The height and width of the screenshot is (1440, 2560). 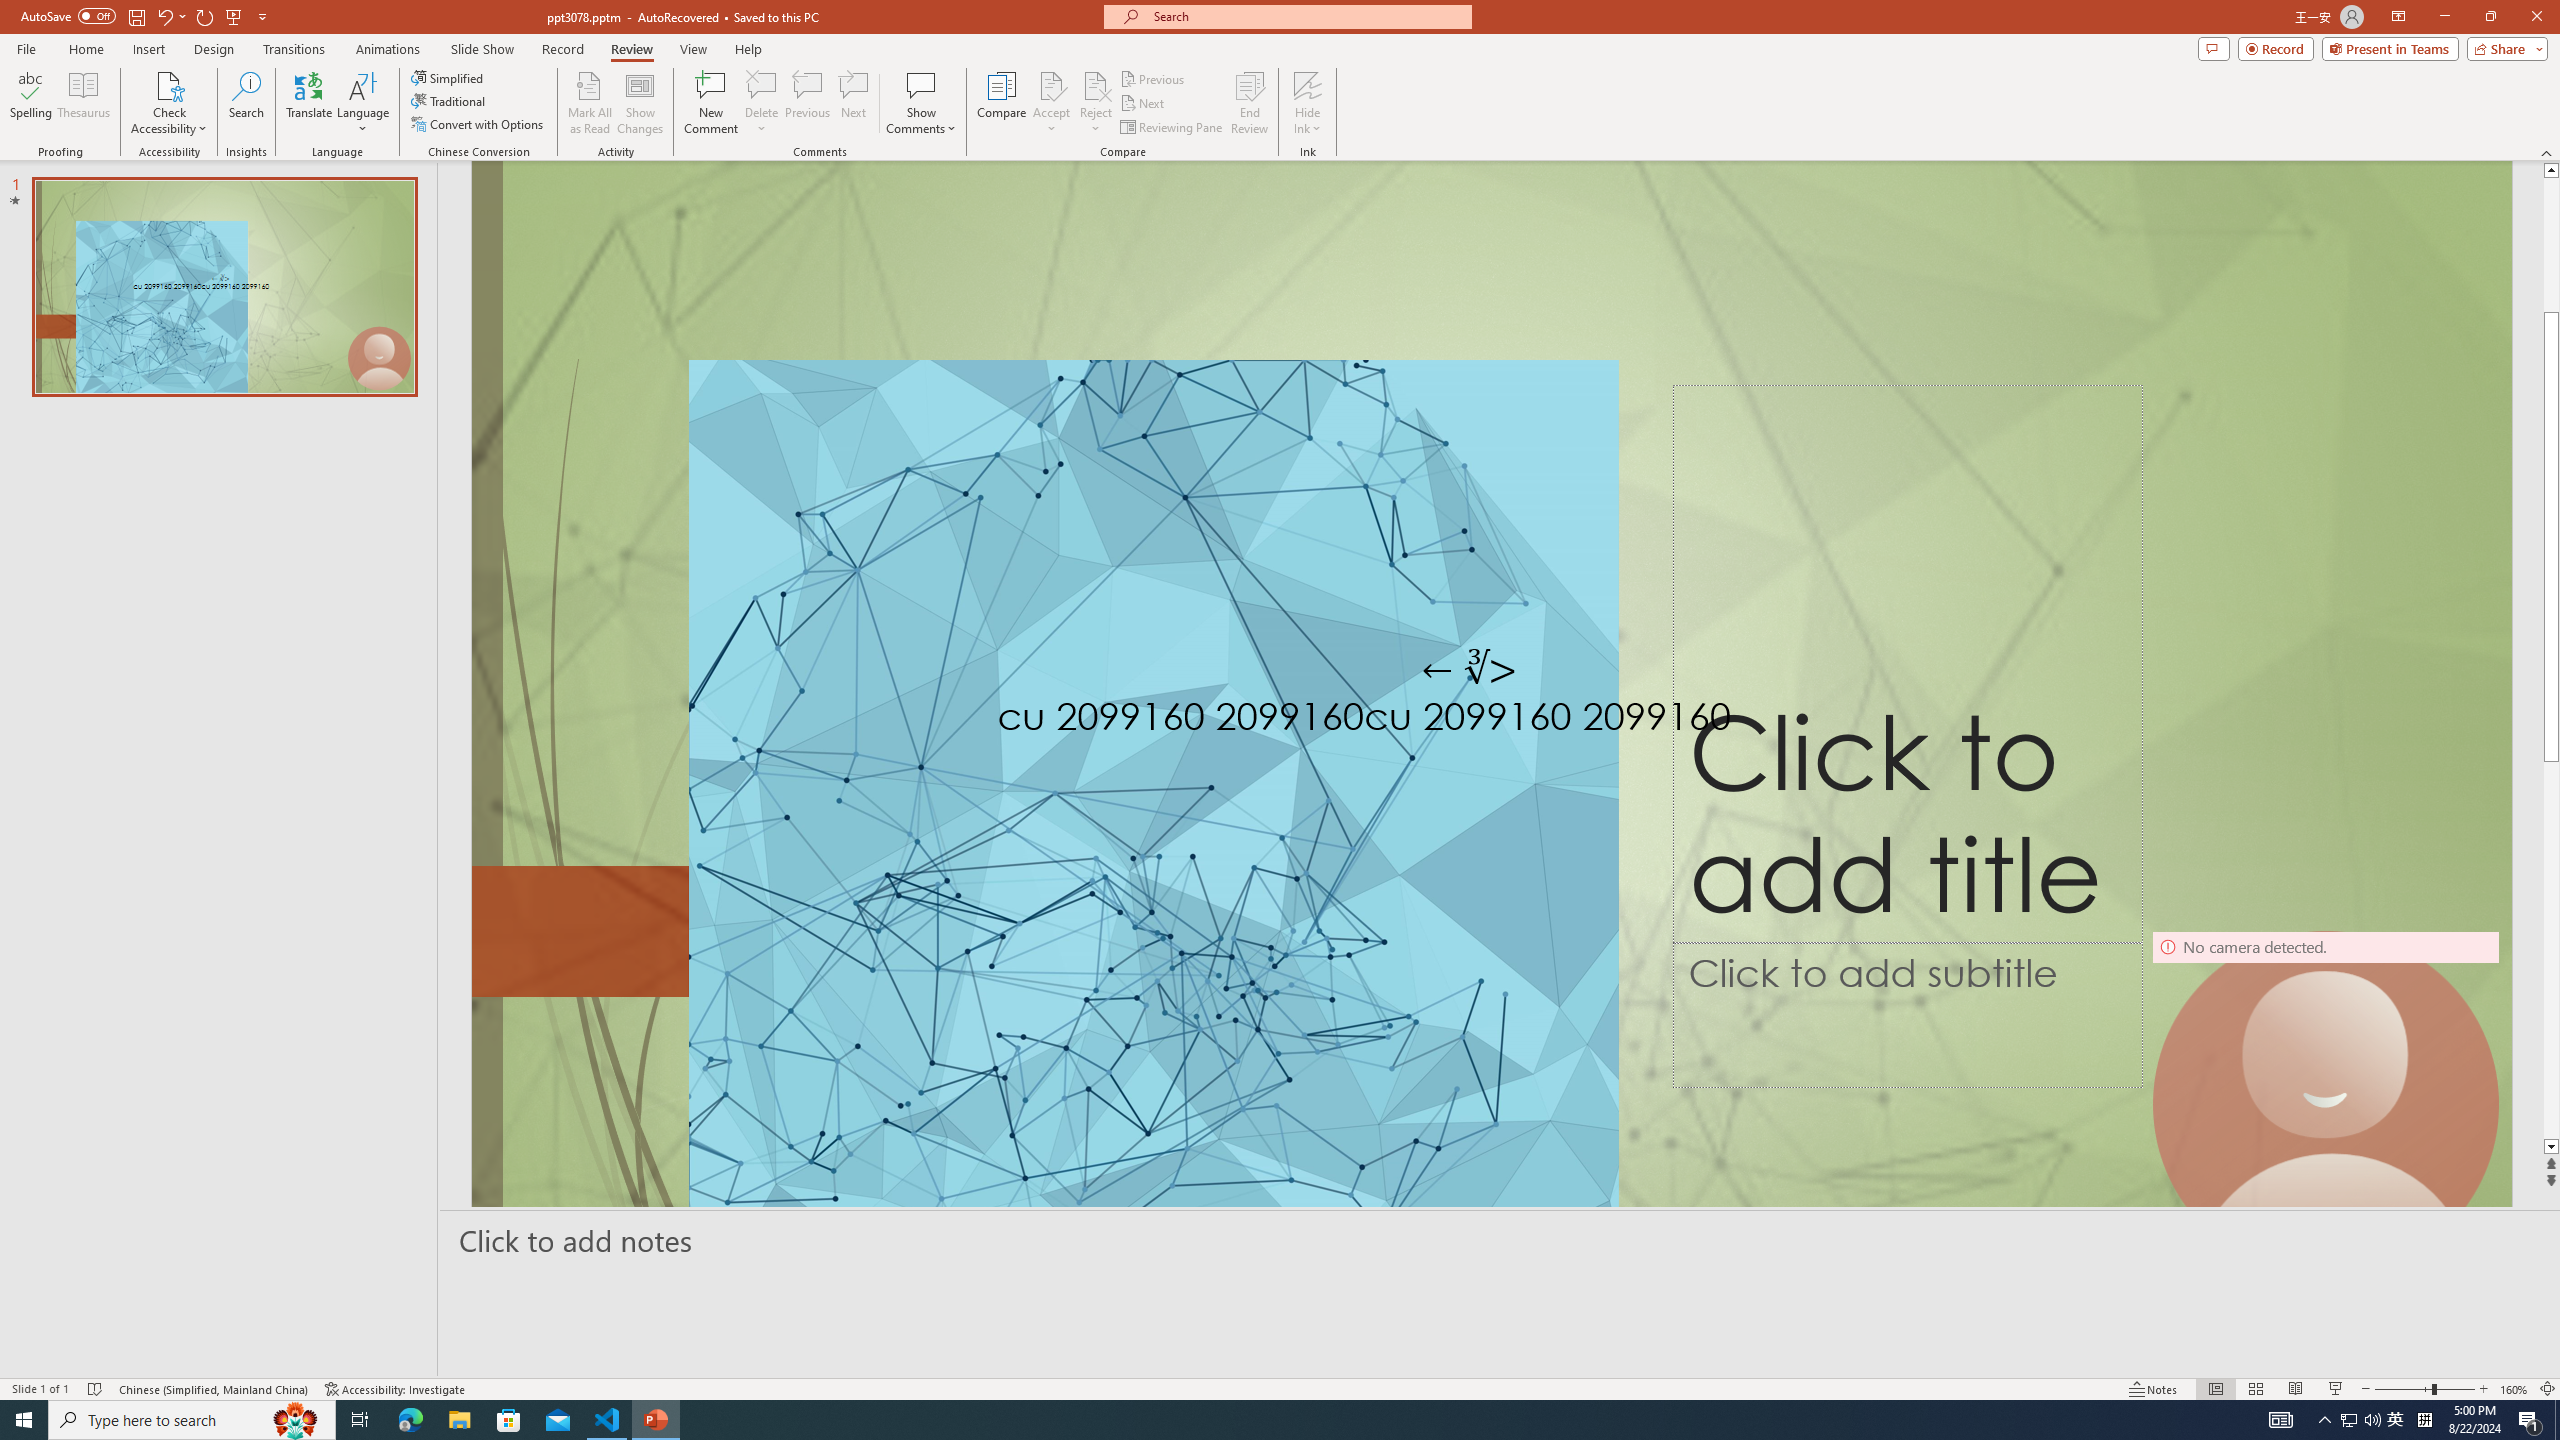 I want to click on 'Language', so click(x=362, y=103).